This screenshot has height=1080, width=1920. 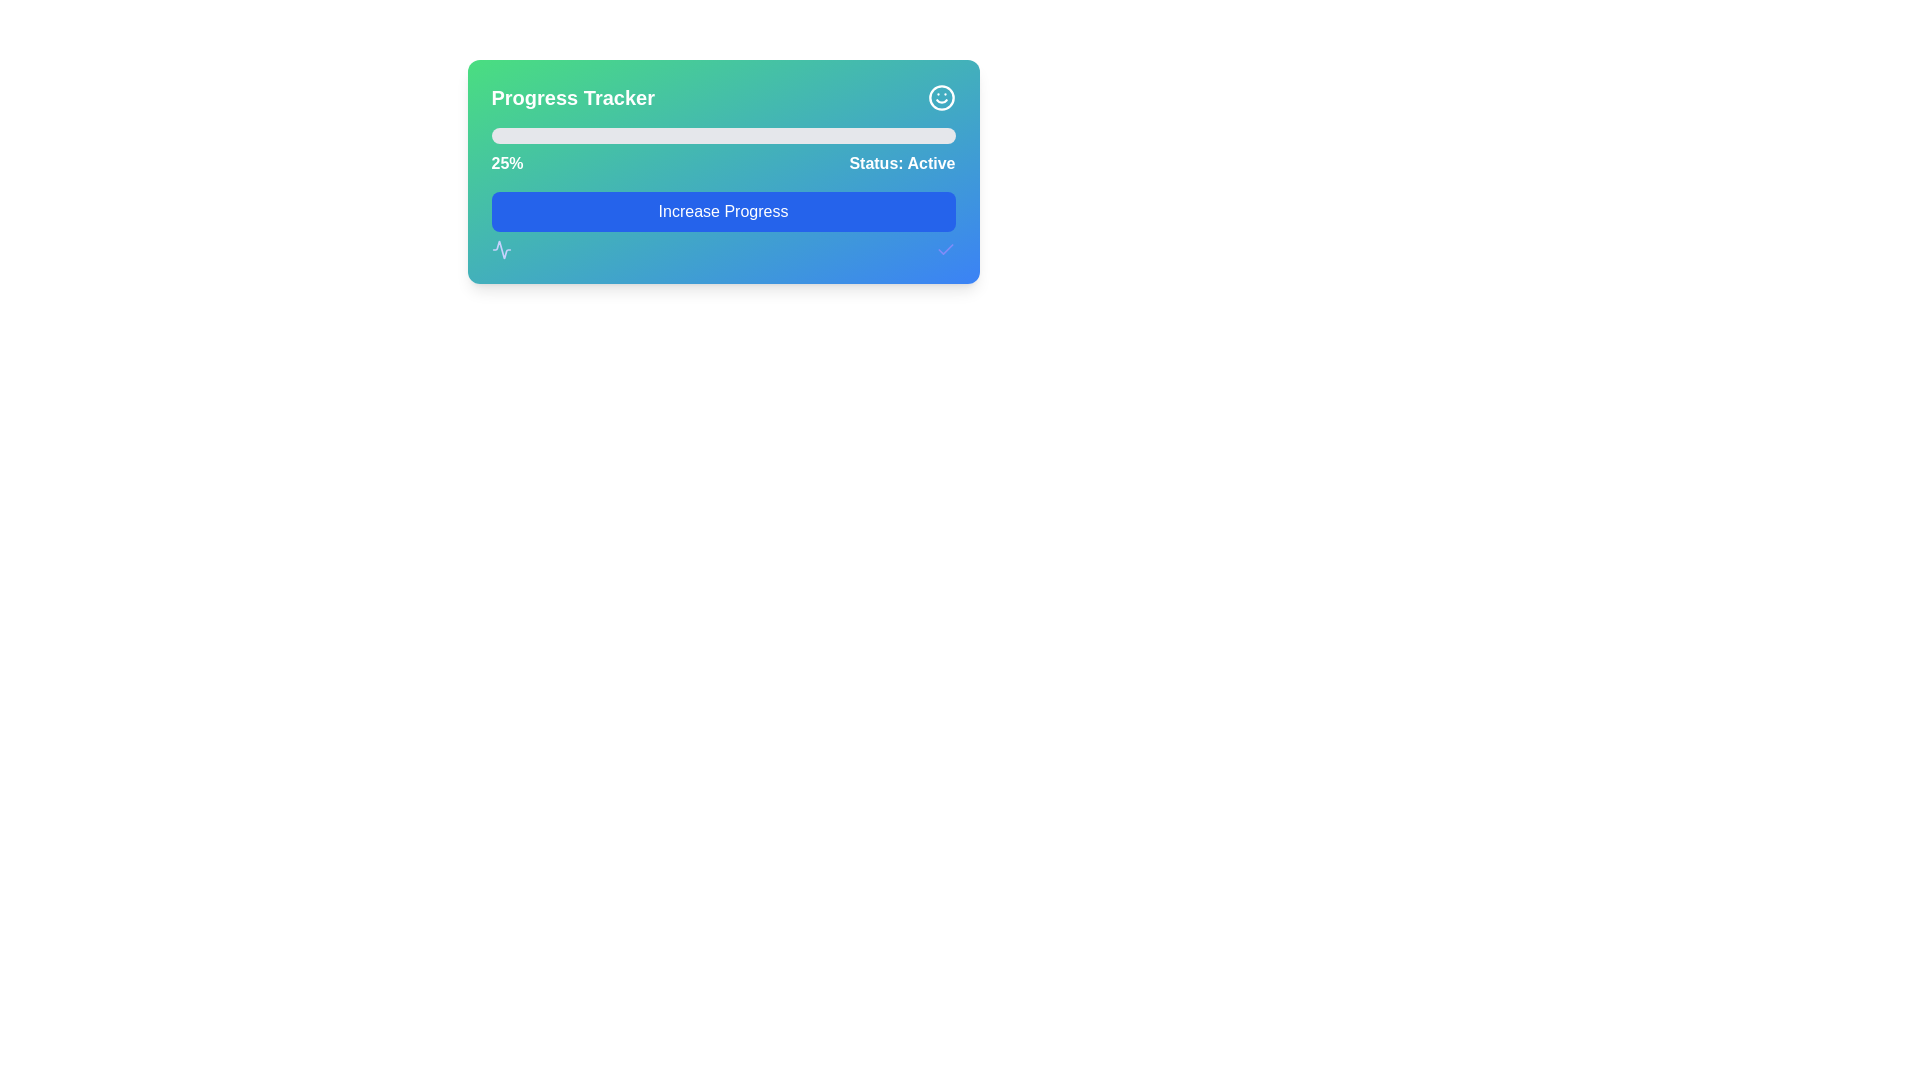 I want to click on the rectangular button with rounded corners that has a solid blue background and white text reading 'Increase Progress', so click(x=722, y=212).